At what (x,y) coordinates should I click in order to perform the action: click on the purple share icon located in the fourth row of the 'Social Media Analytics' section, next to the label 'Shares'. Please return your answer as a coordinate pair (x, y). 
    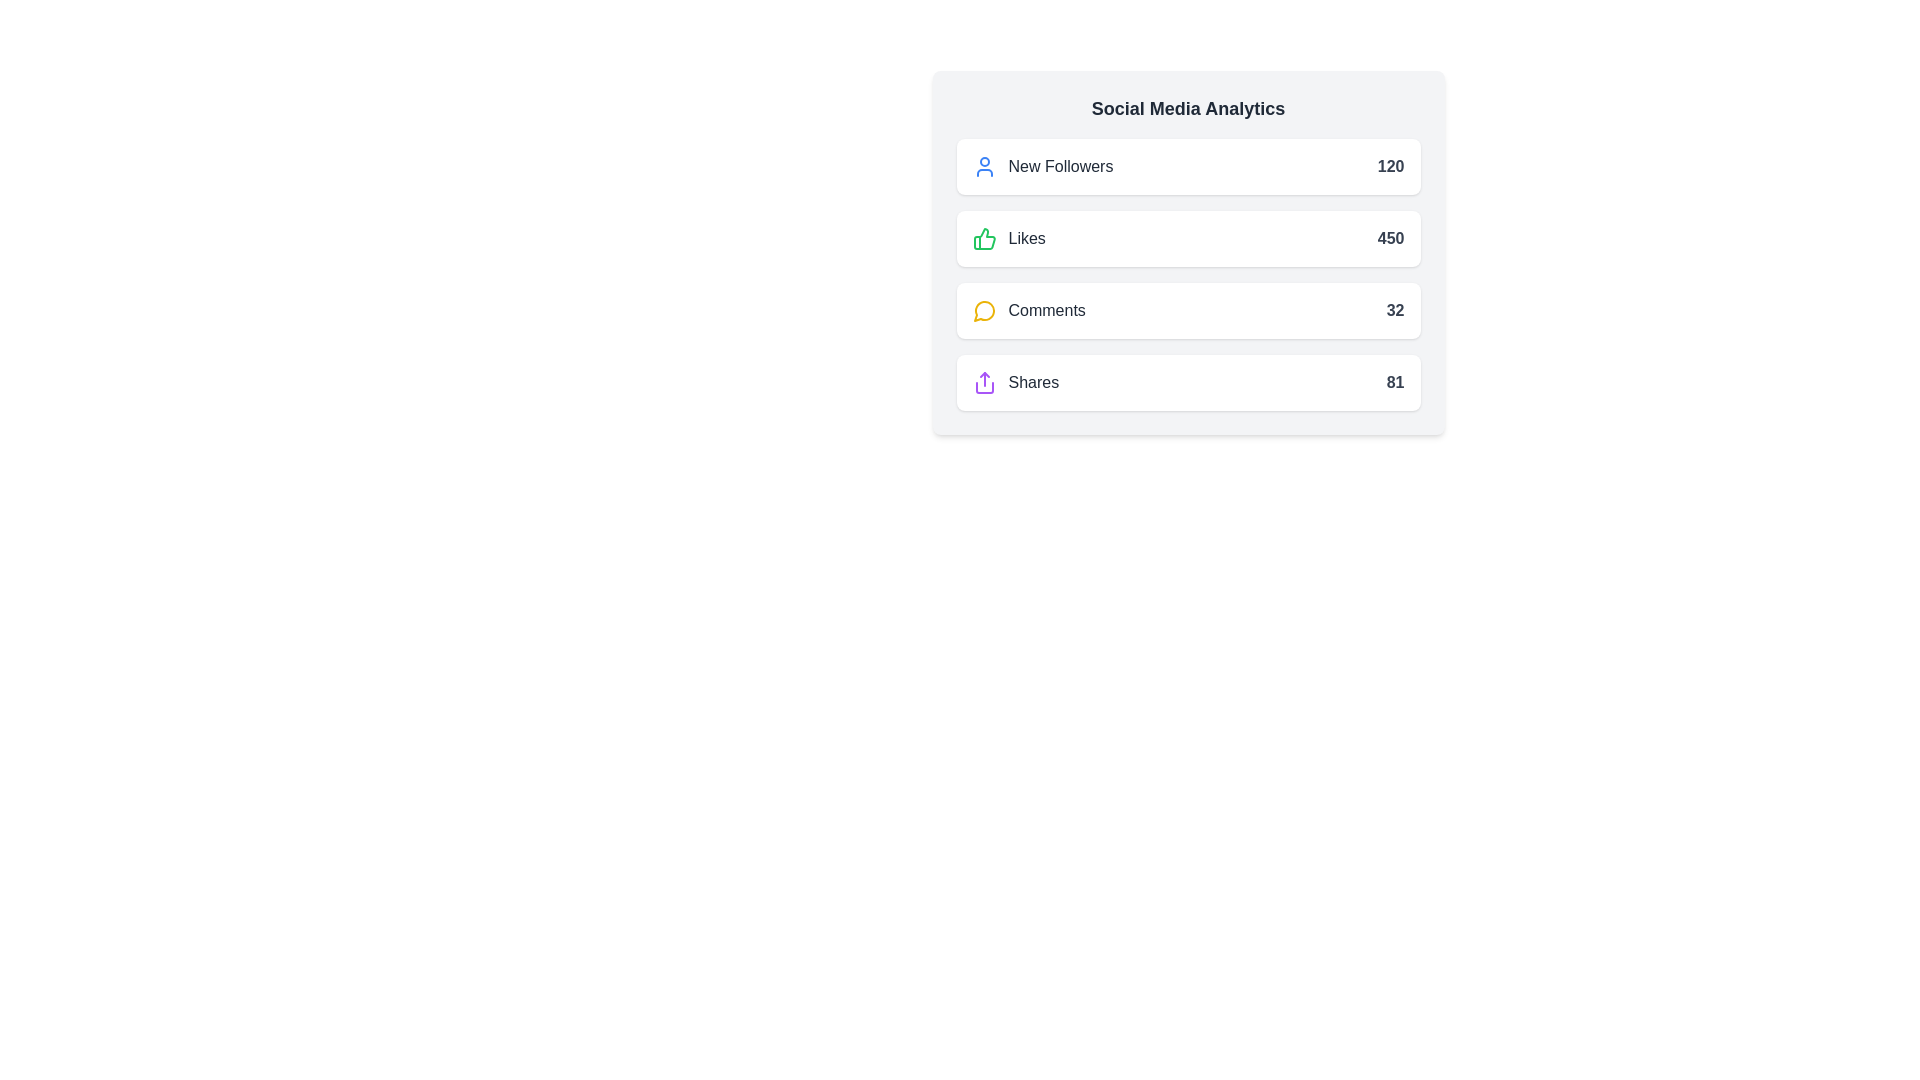
    Looking at the image, I should click on (984, 382).